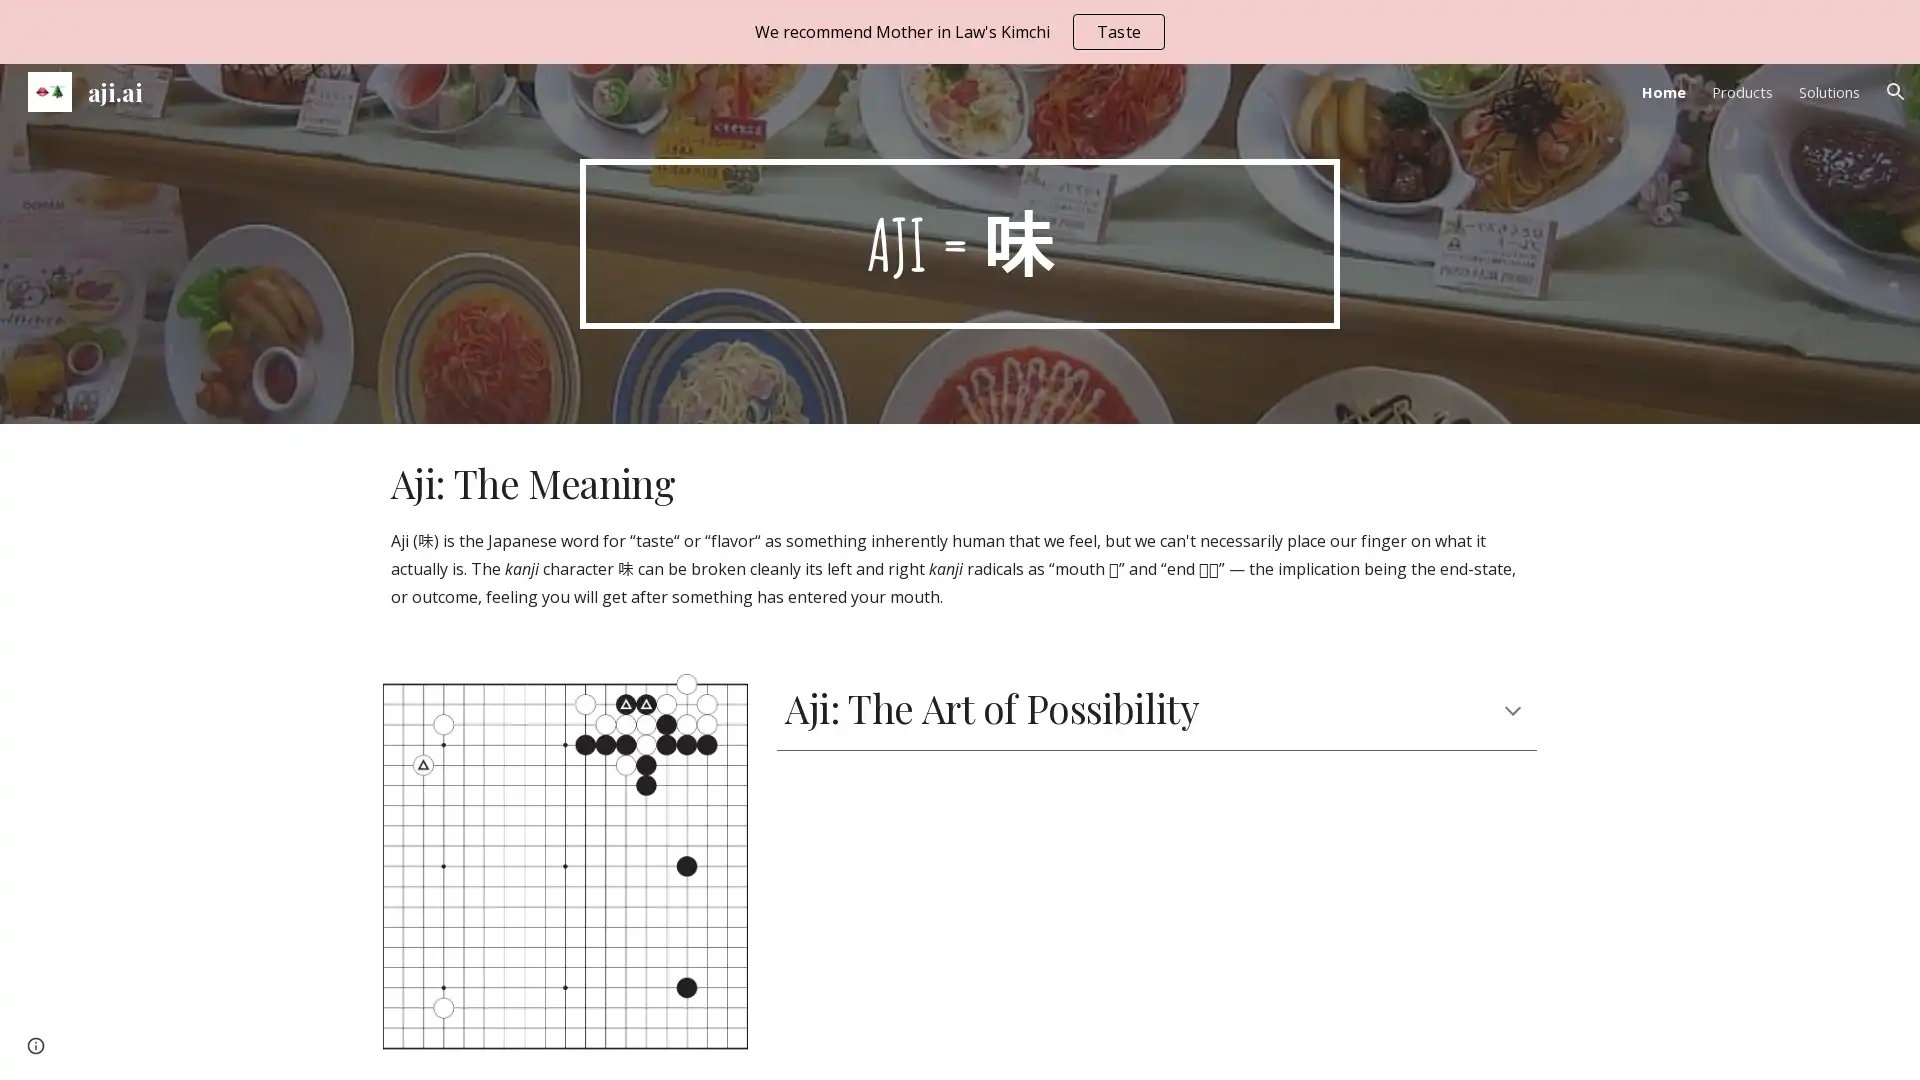 Image resolution: width=1920 pixels, height=1080 pixels. I want to click on Skip to navigation, so click(1139, 37).